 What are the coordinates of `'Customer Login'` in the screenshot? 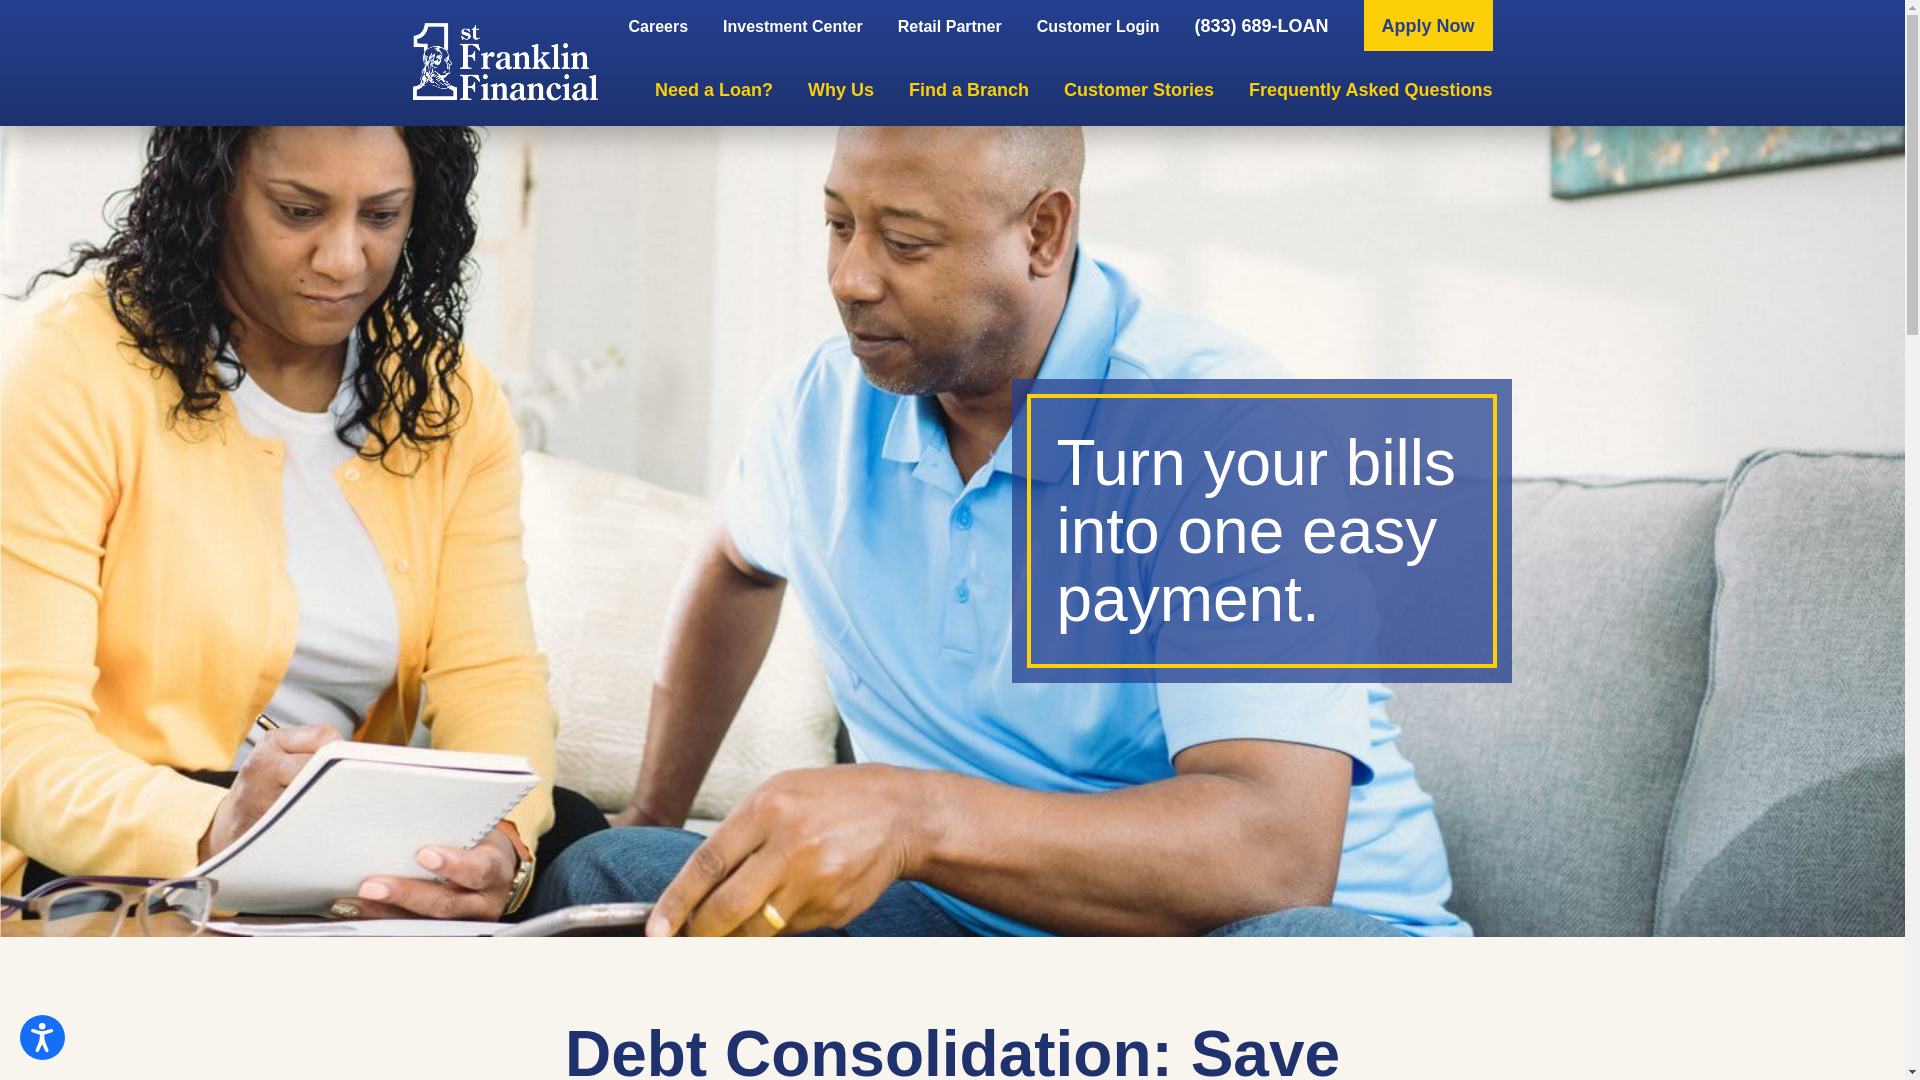 It's located at (1097, 26).